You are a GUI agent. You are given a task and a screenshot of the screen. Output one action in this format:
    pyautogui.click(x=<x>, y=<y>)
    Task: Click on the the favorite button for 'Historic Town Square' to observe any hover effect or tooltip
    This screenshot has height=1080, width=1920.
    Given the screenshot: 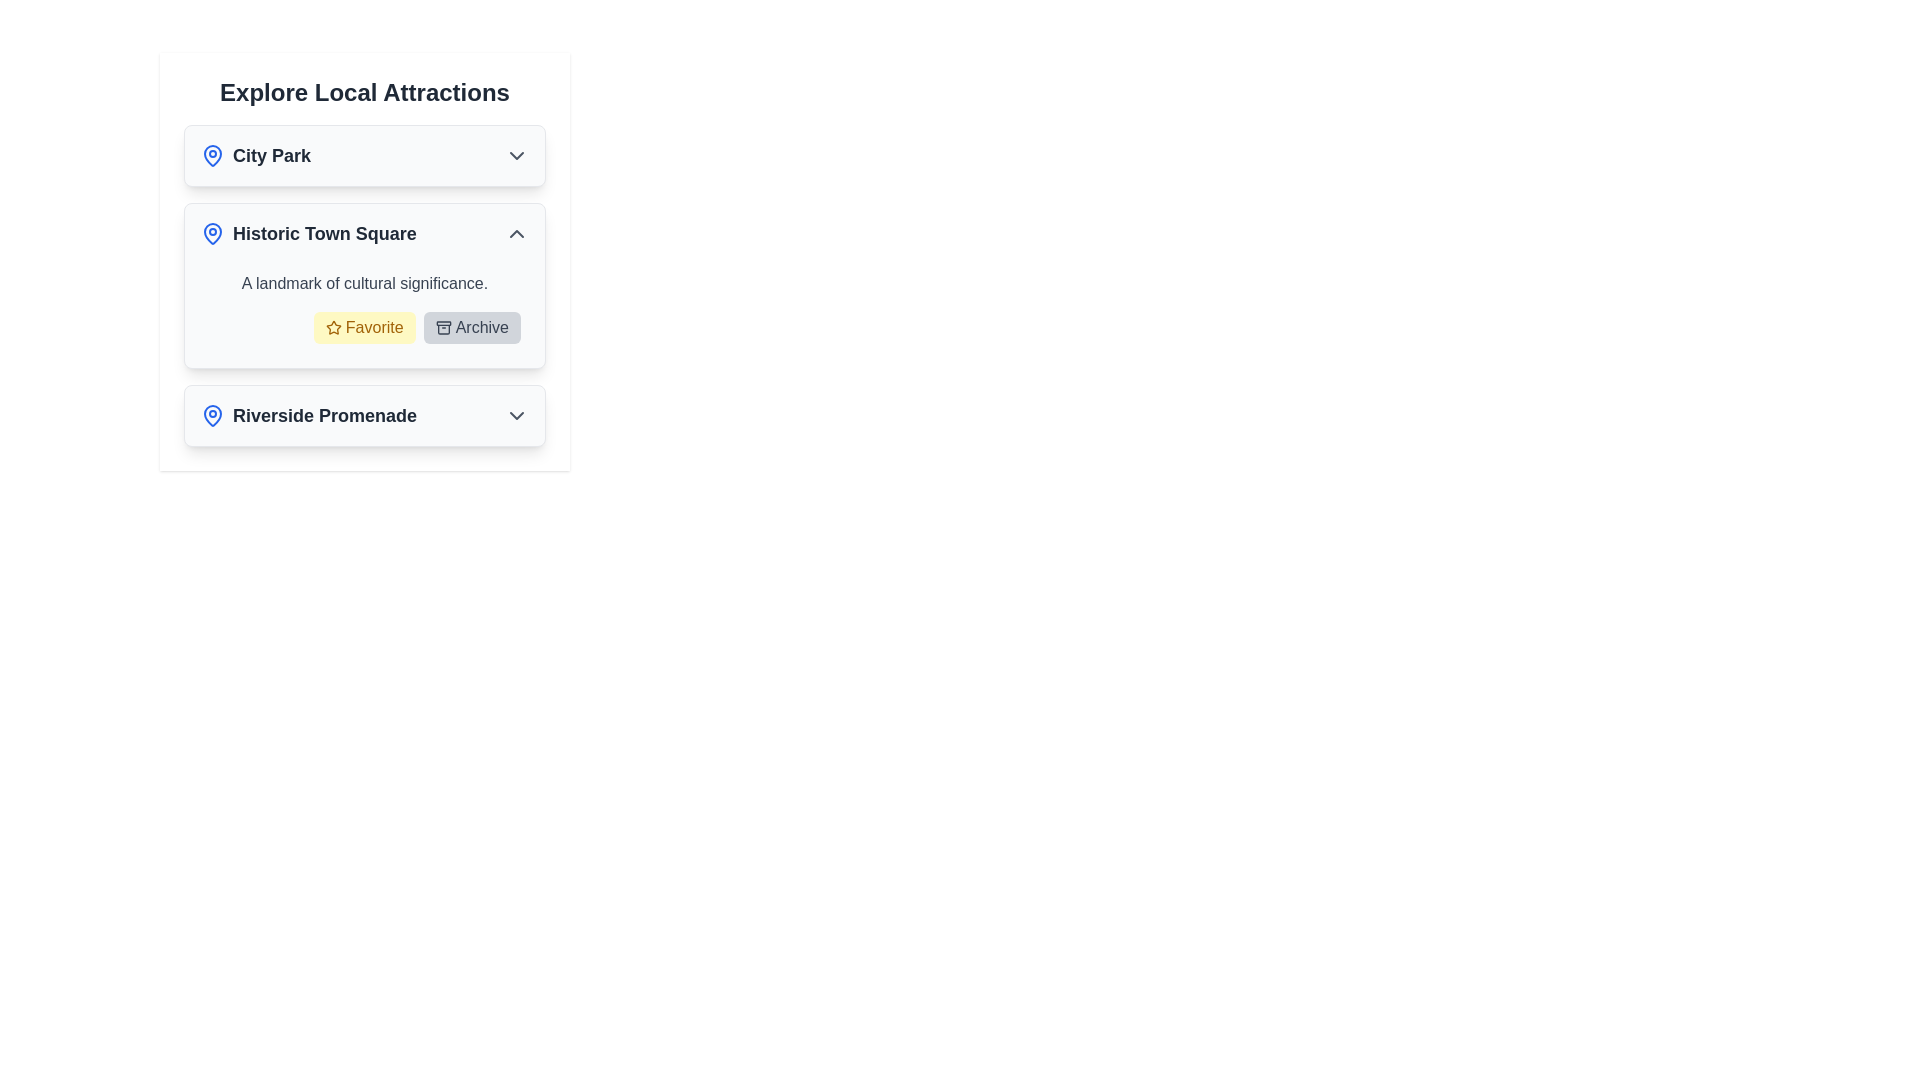 What is the action you would take?
    pyautogui.click(x=364, y=326)
    